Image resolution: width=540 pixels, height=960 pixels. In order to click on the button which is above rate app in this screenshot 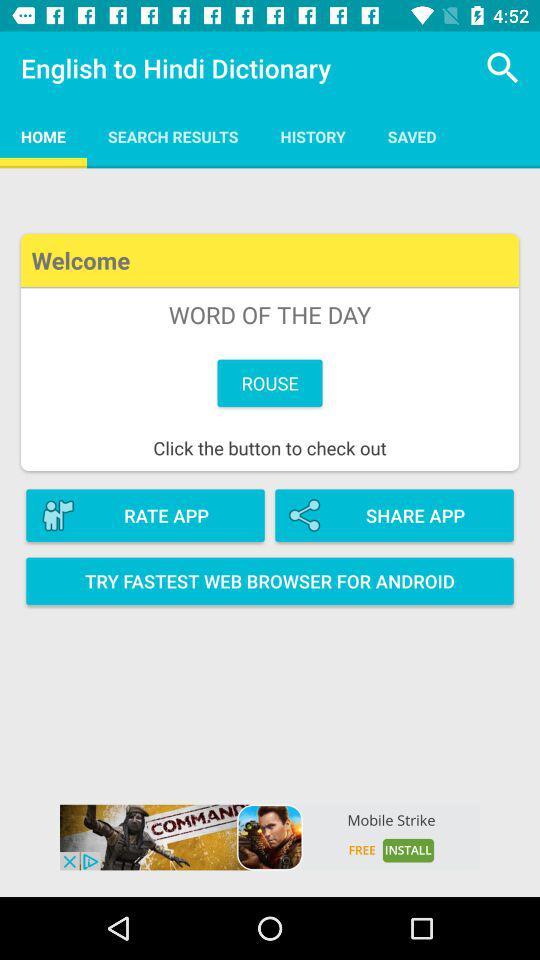, I will do `click(270, 352)`.